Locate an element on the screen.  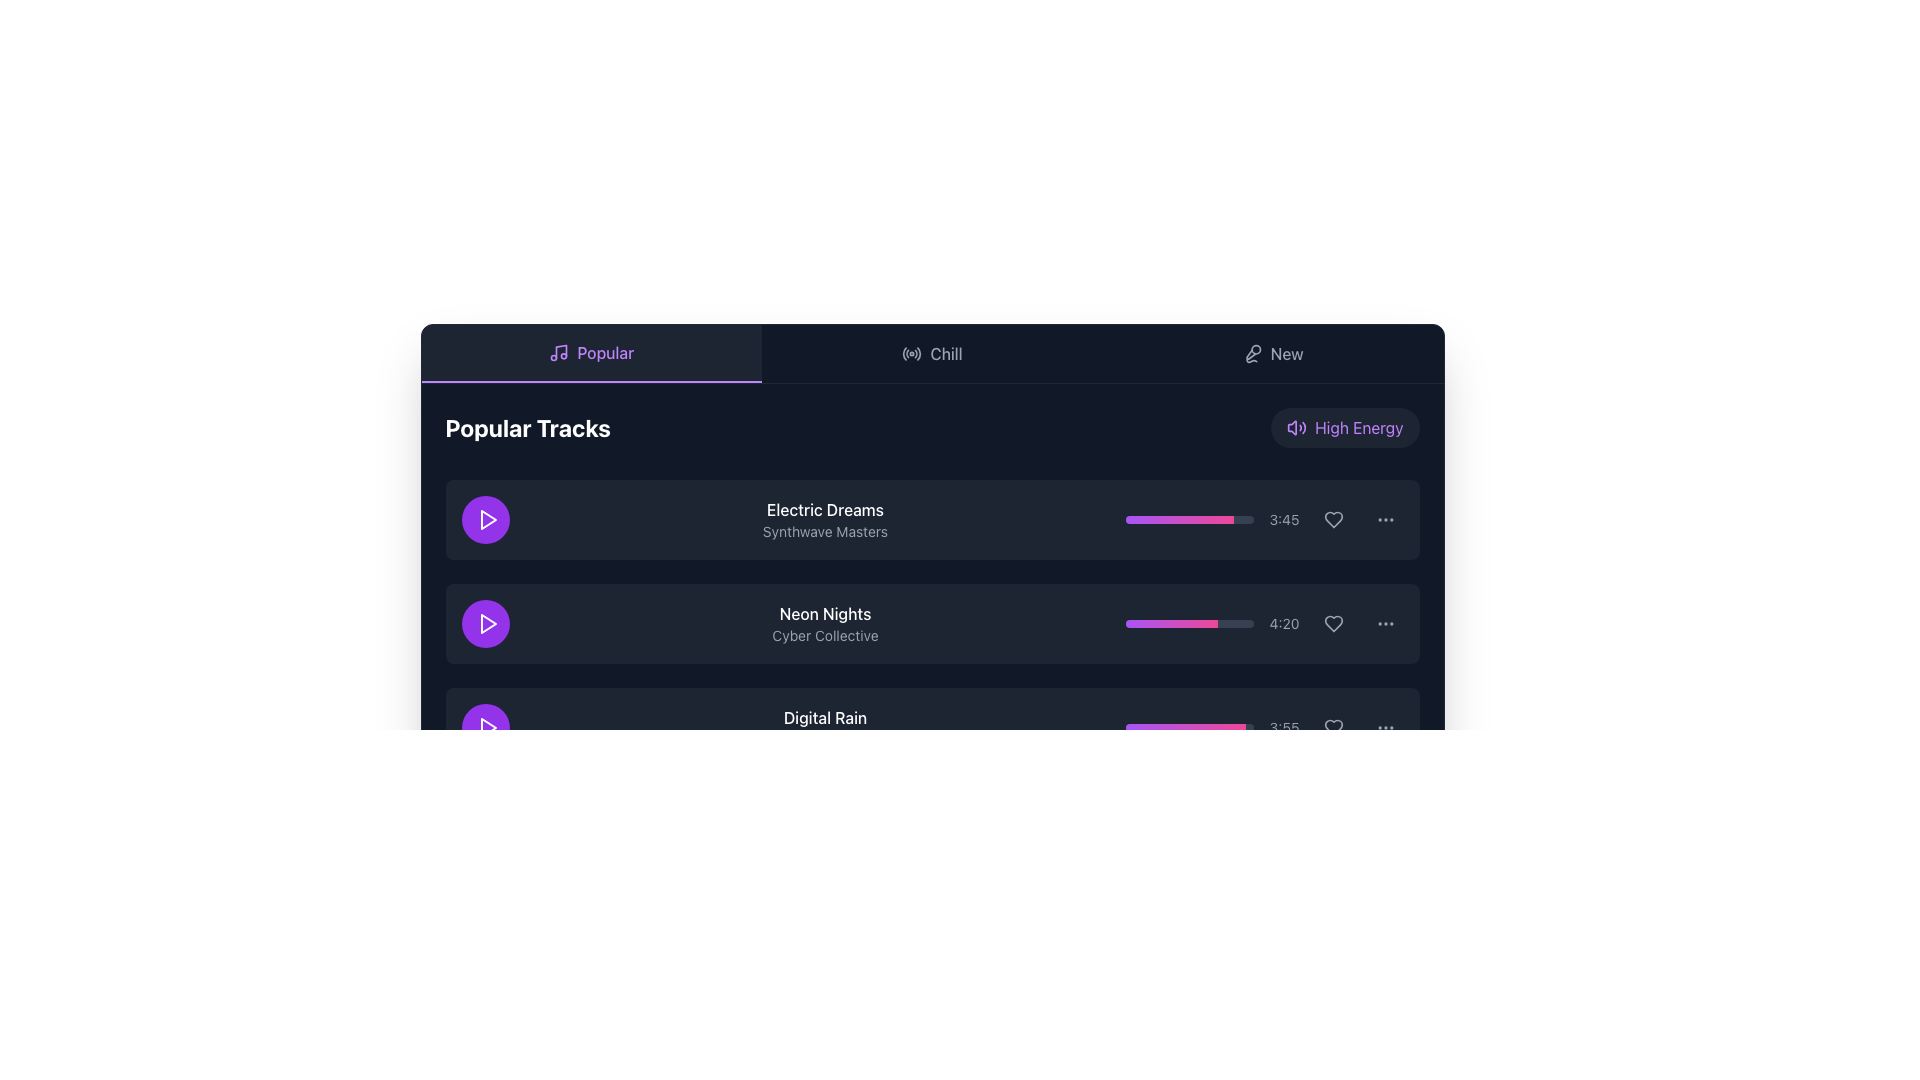
the Progress Bar indicating the playback status of the track 'Electric Dreams', located next to the timestamp '3:45' is located at coordinates (1189, 519).